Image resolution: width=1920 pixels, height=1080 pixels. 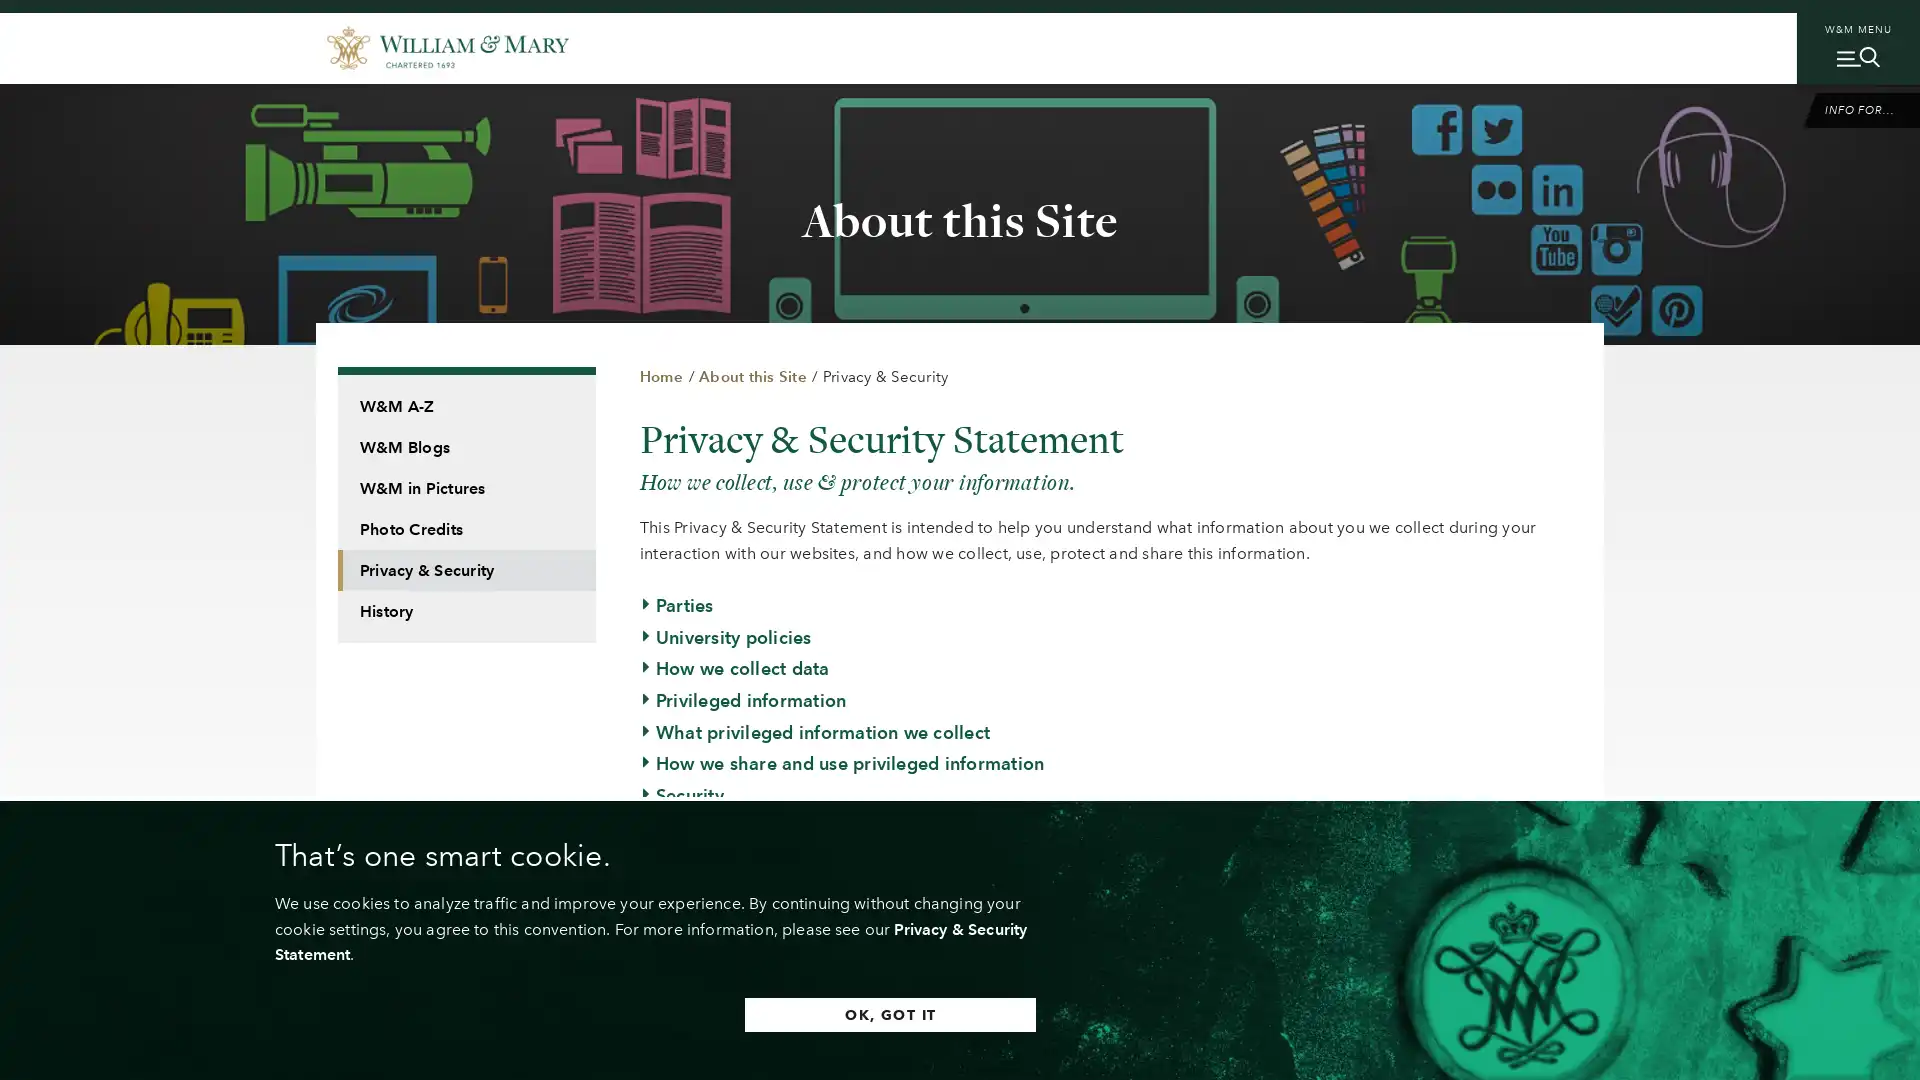 What do you see at coordinates (724, 636) in the screenshot?
I see `University policies` at bounding box center [724, 636].